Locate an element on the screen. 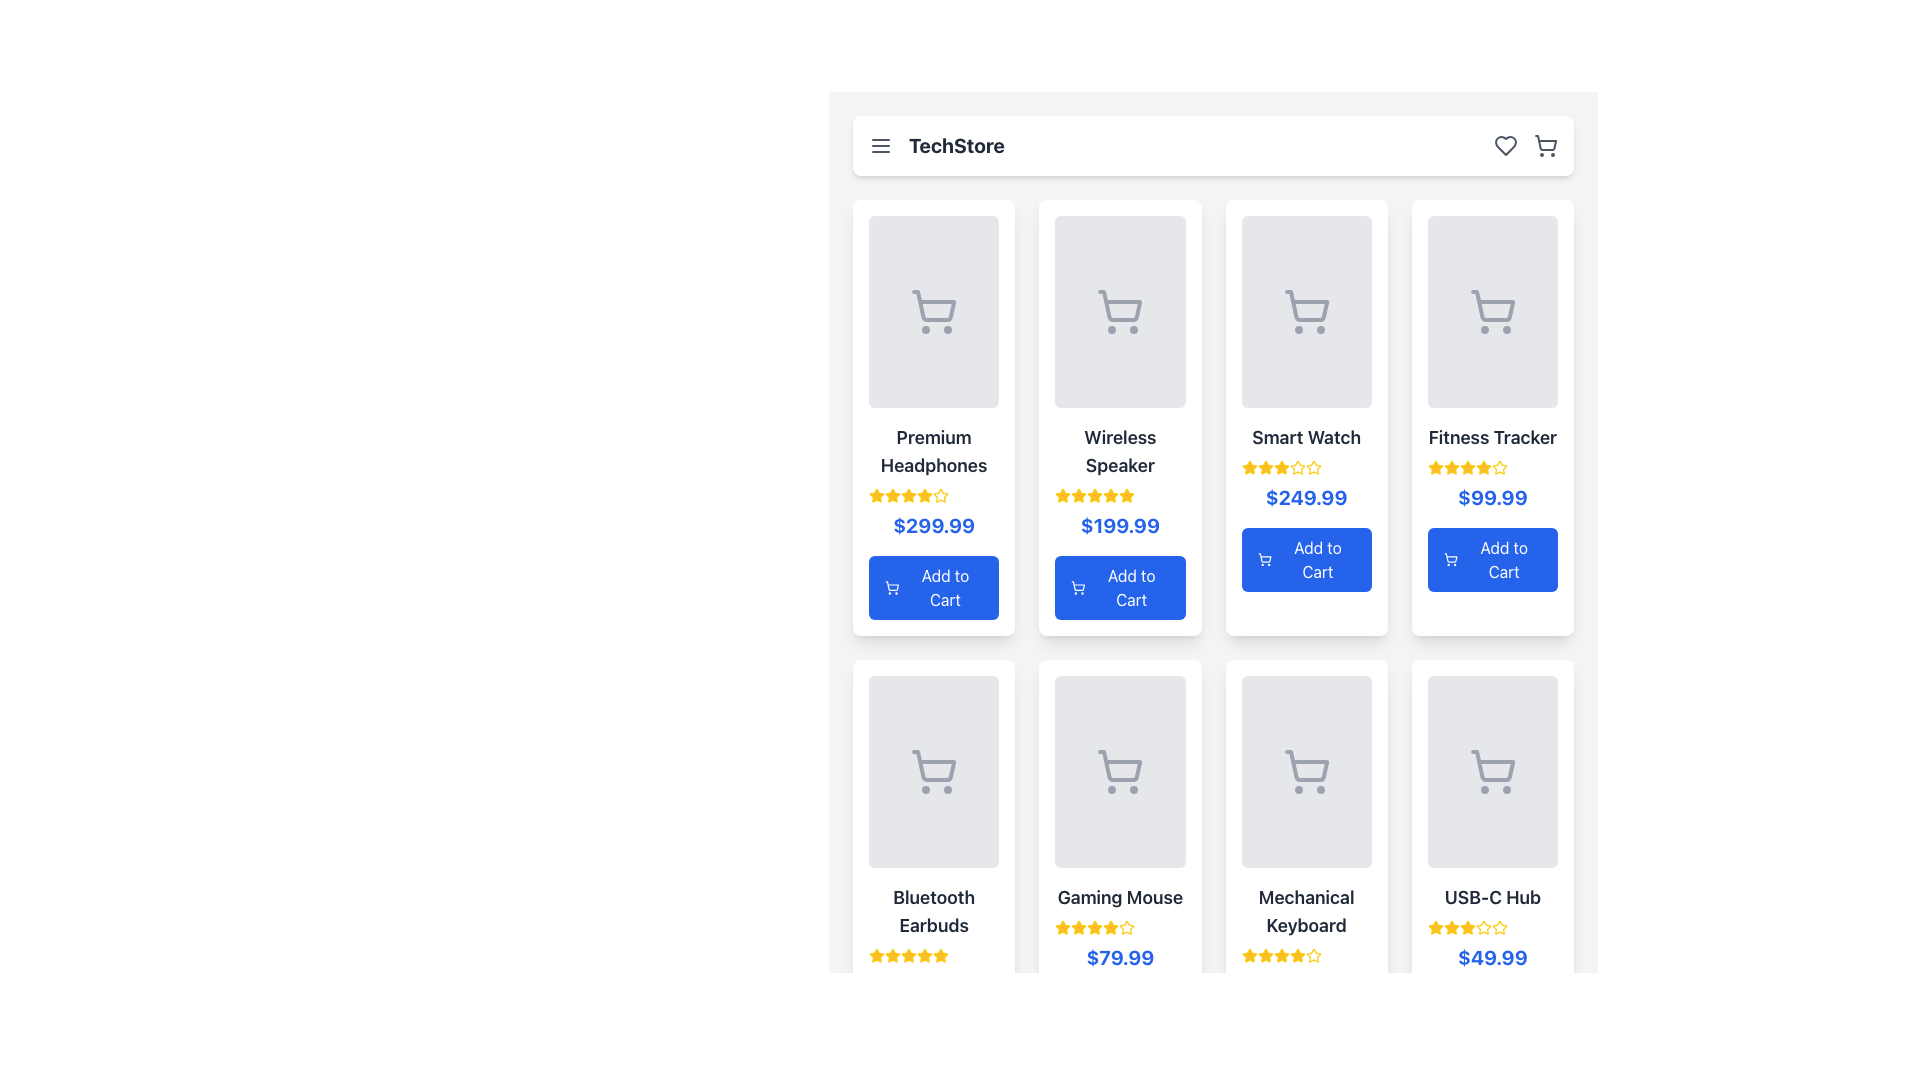  the yellow star icon representing the rating in the fifth product card (Bluetooth Earbuds), located under the product title and above the price is located at coordinates (939, 954).